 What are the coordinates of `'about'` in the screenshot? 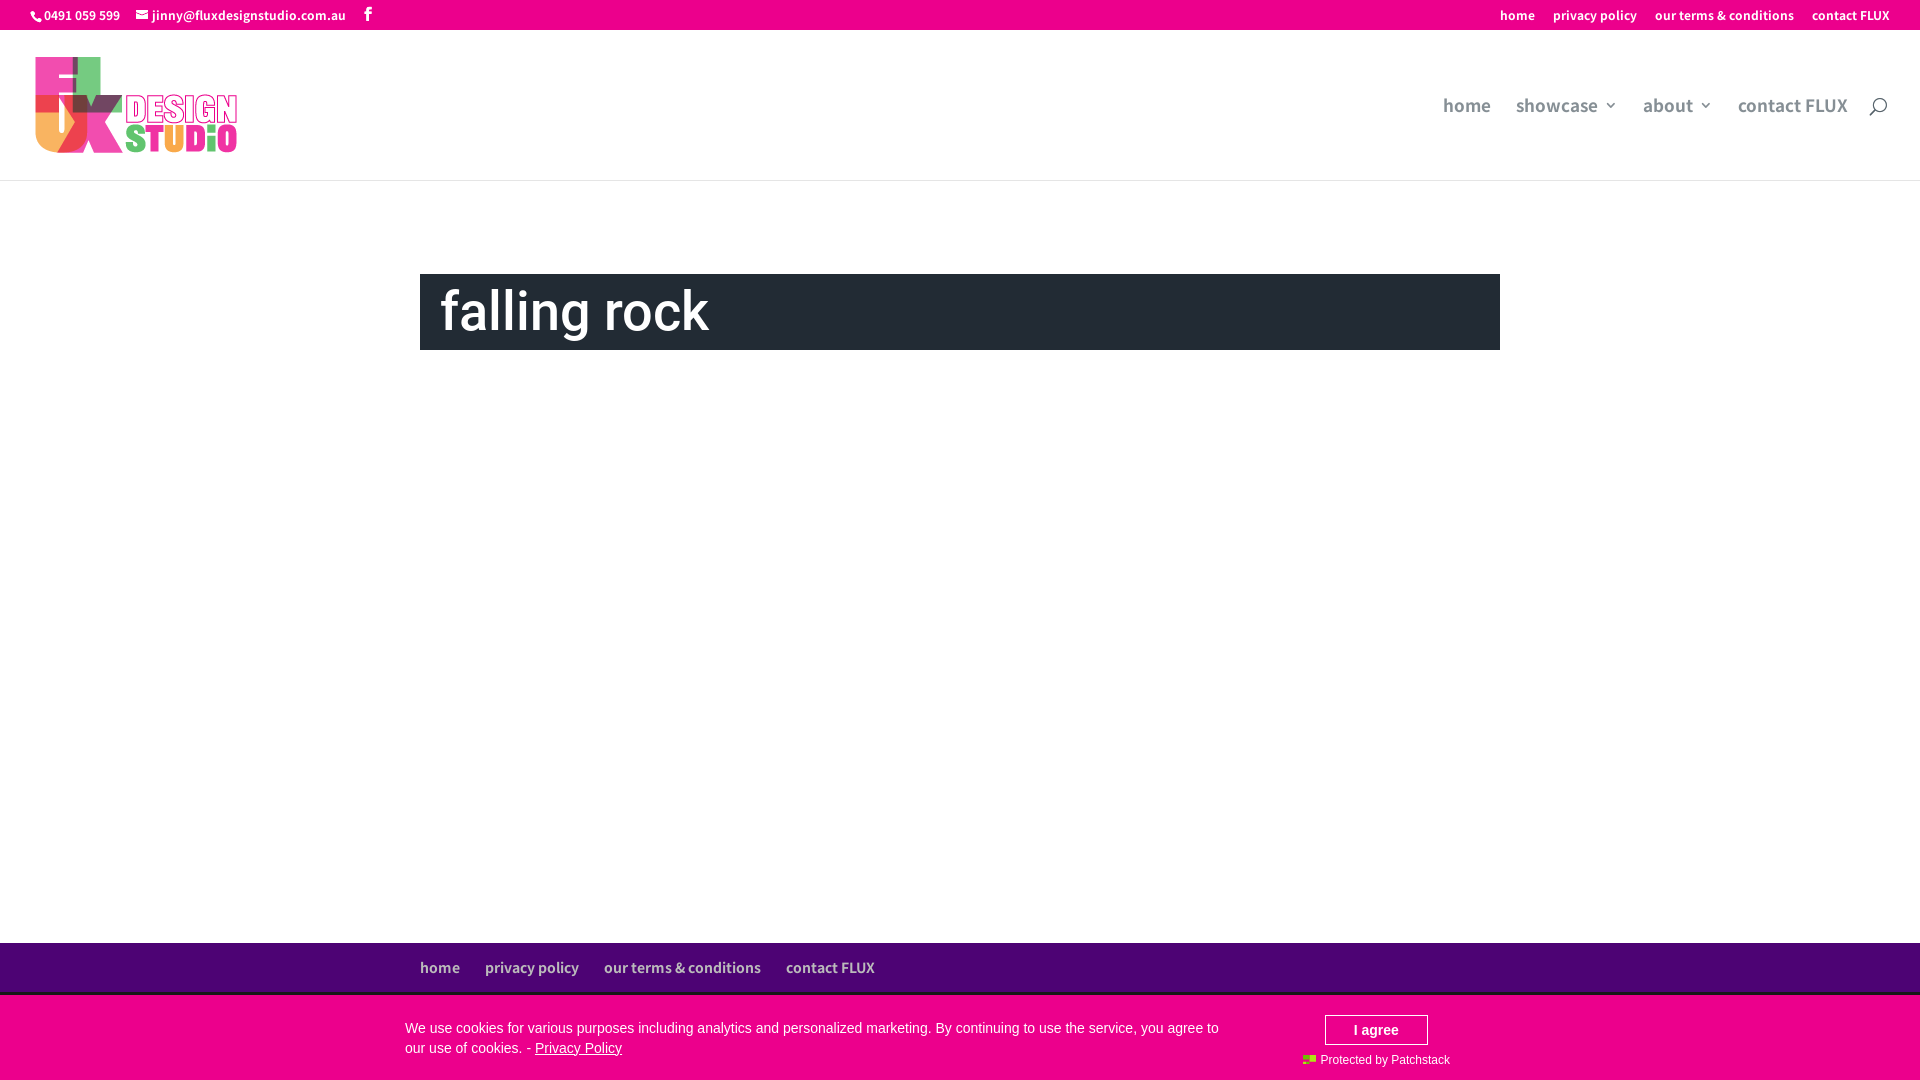 It's located at (1678, 137).